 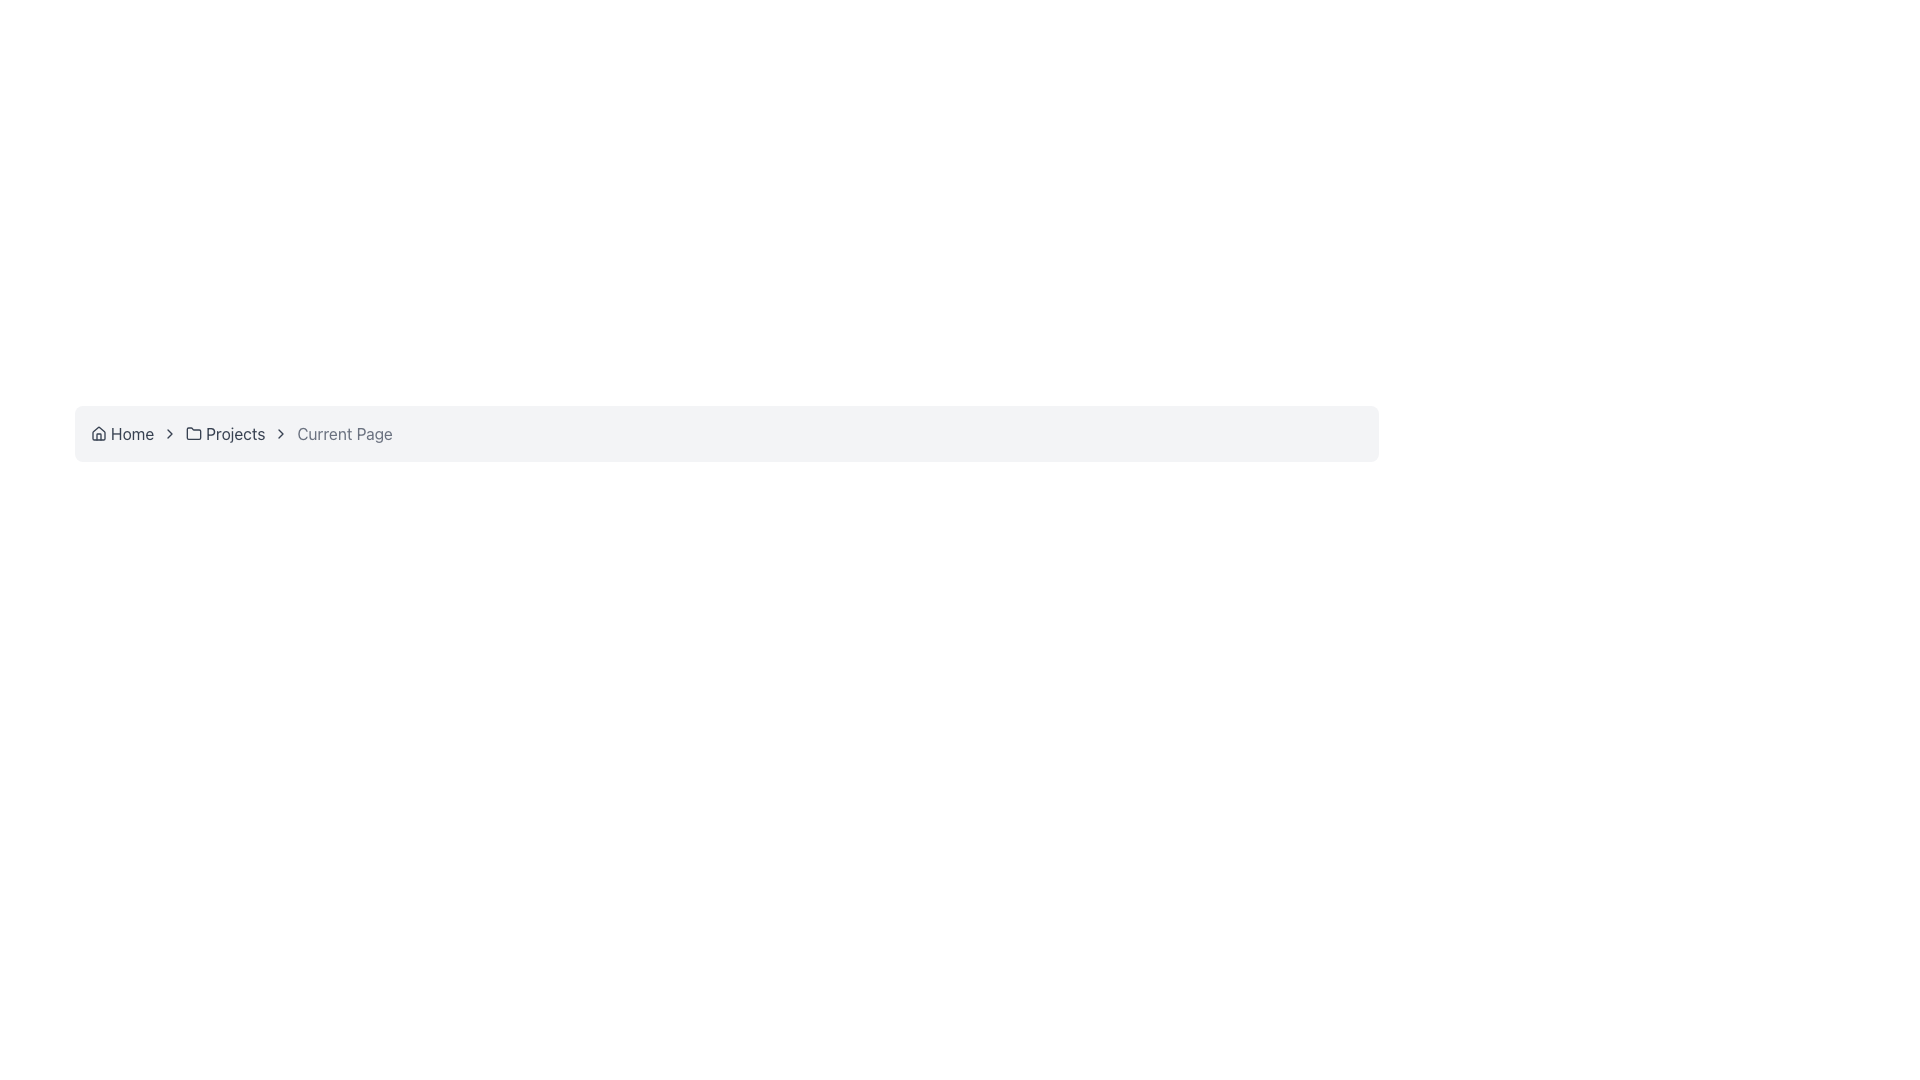 I want to click on the right-pointing chevron icon in the breadcrumb navigation, which is the third chevron between 'Projects' and 'Current Page', so click(x=280, y=433).